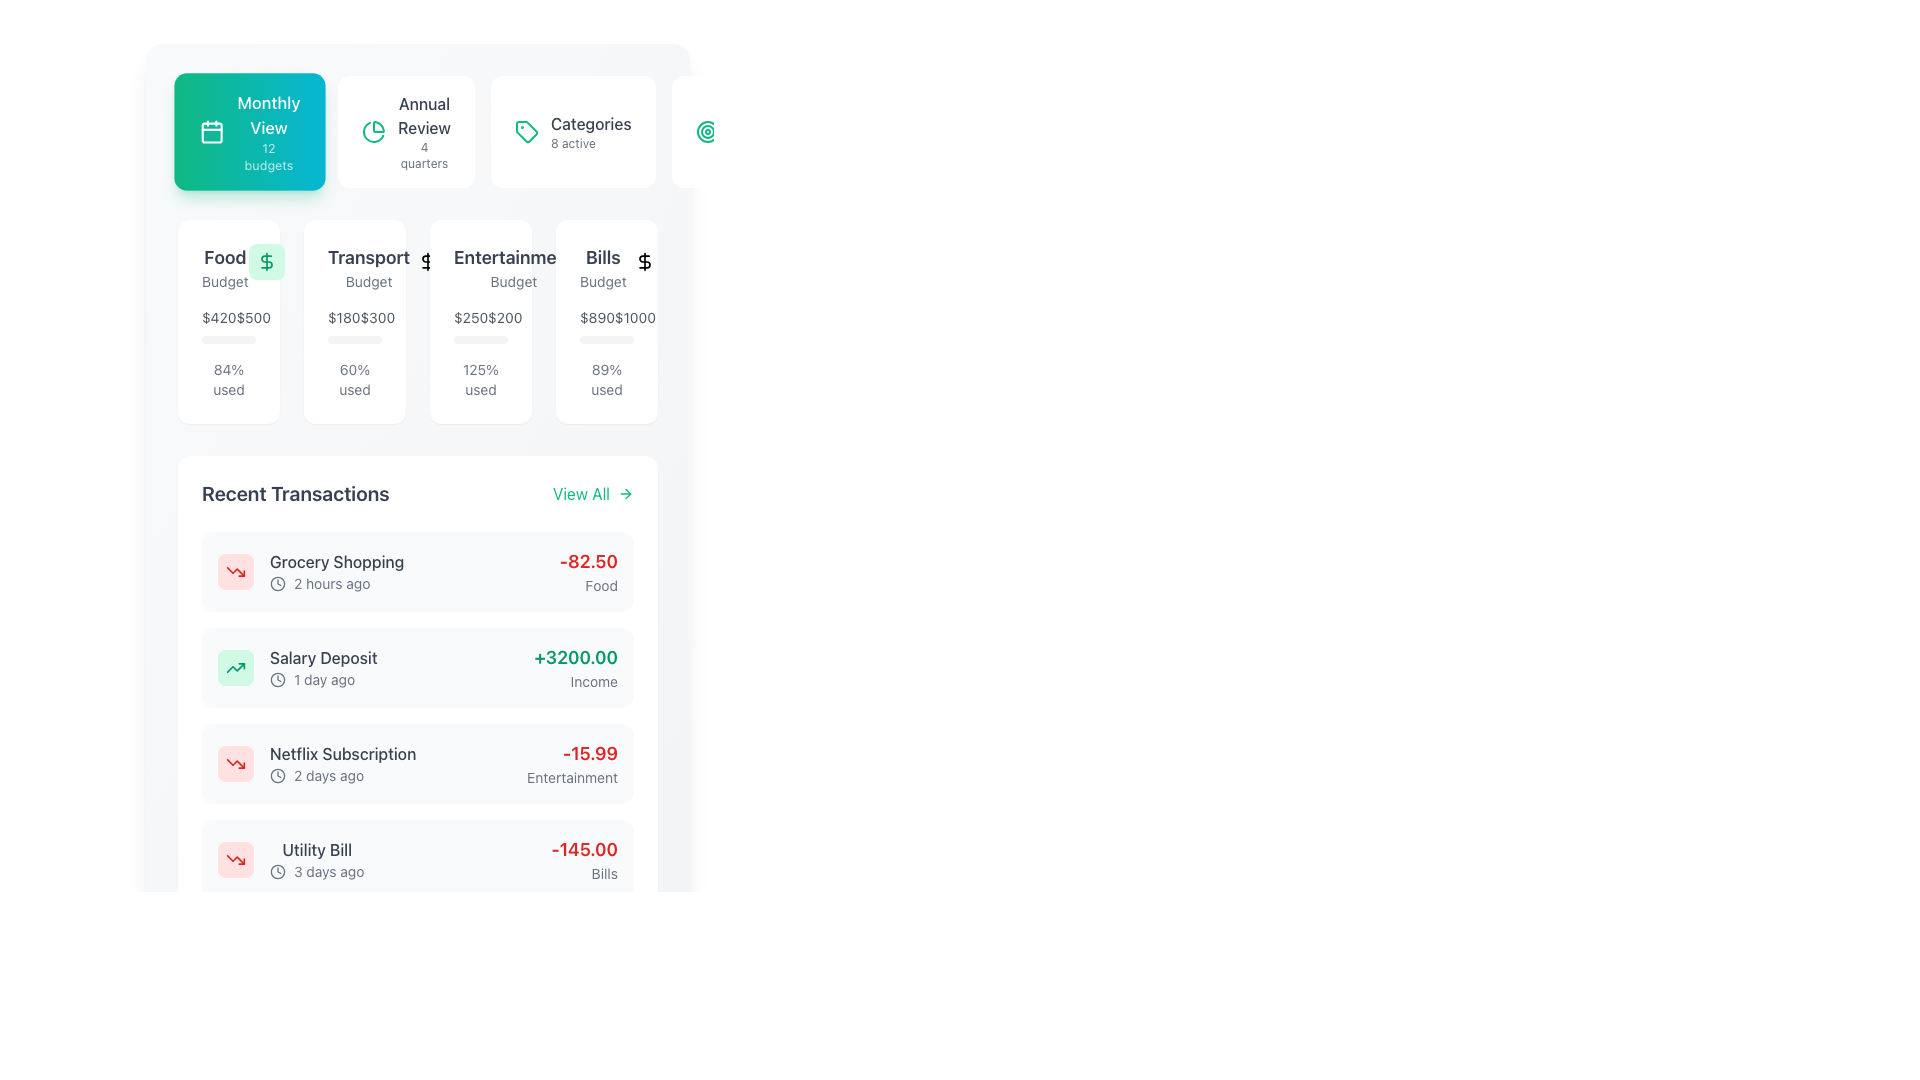 The width and height of the screenshot is (1920, 1080). Describe the element at coordinates (277, 583) in the screenshot. I see `the clock icon located to the immediate left of the '2 hours ago' text in the first transaction row of the 'Recent Transactions' section` at that location.